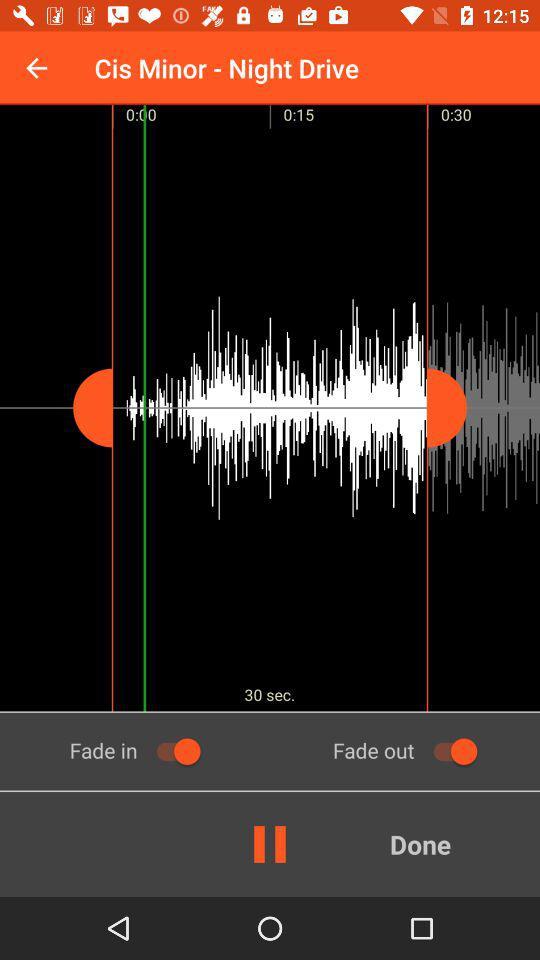 This screenshot has width=540, height=960. Describe the element at coordinates (270, 843) in the screenshot. I see `icon to the left of done` at that location.